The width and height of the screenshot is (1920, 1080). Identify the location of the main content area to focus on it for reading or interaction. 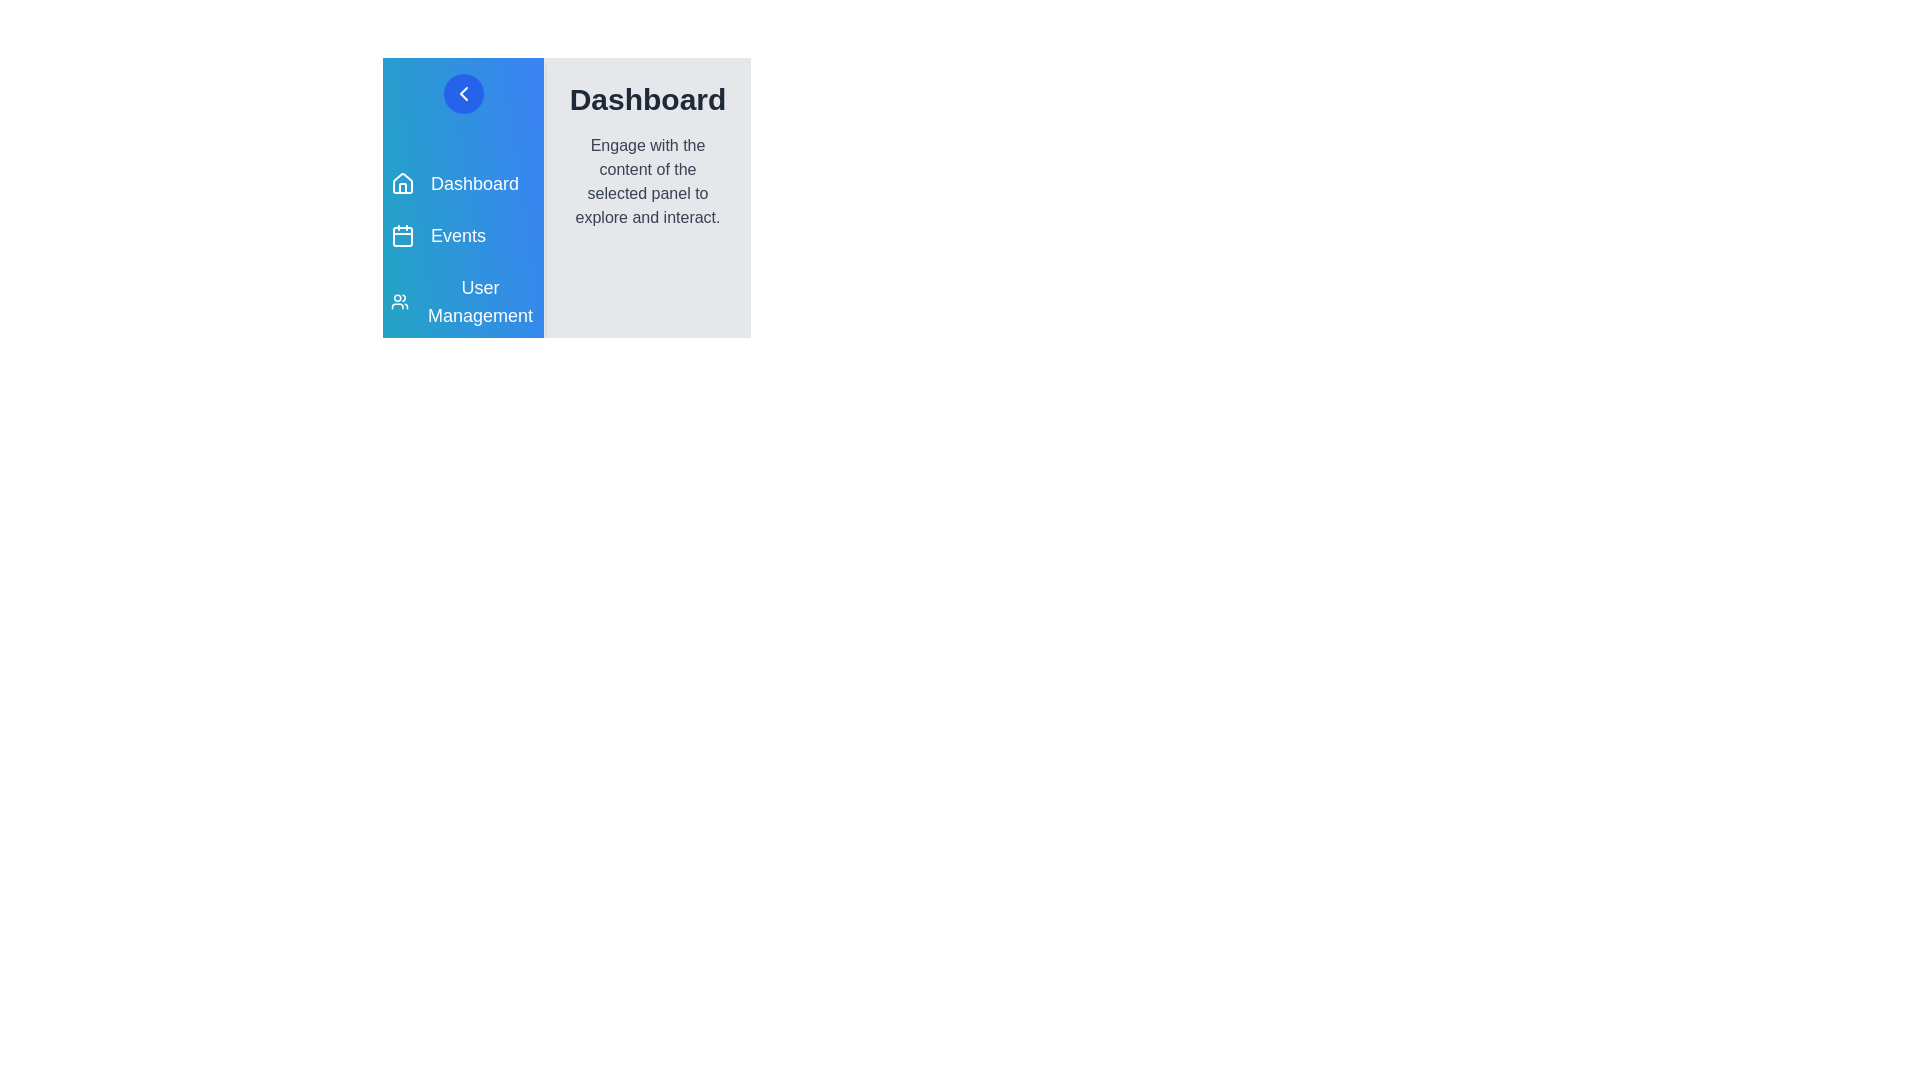
(648, 181).